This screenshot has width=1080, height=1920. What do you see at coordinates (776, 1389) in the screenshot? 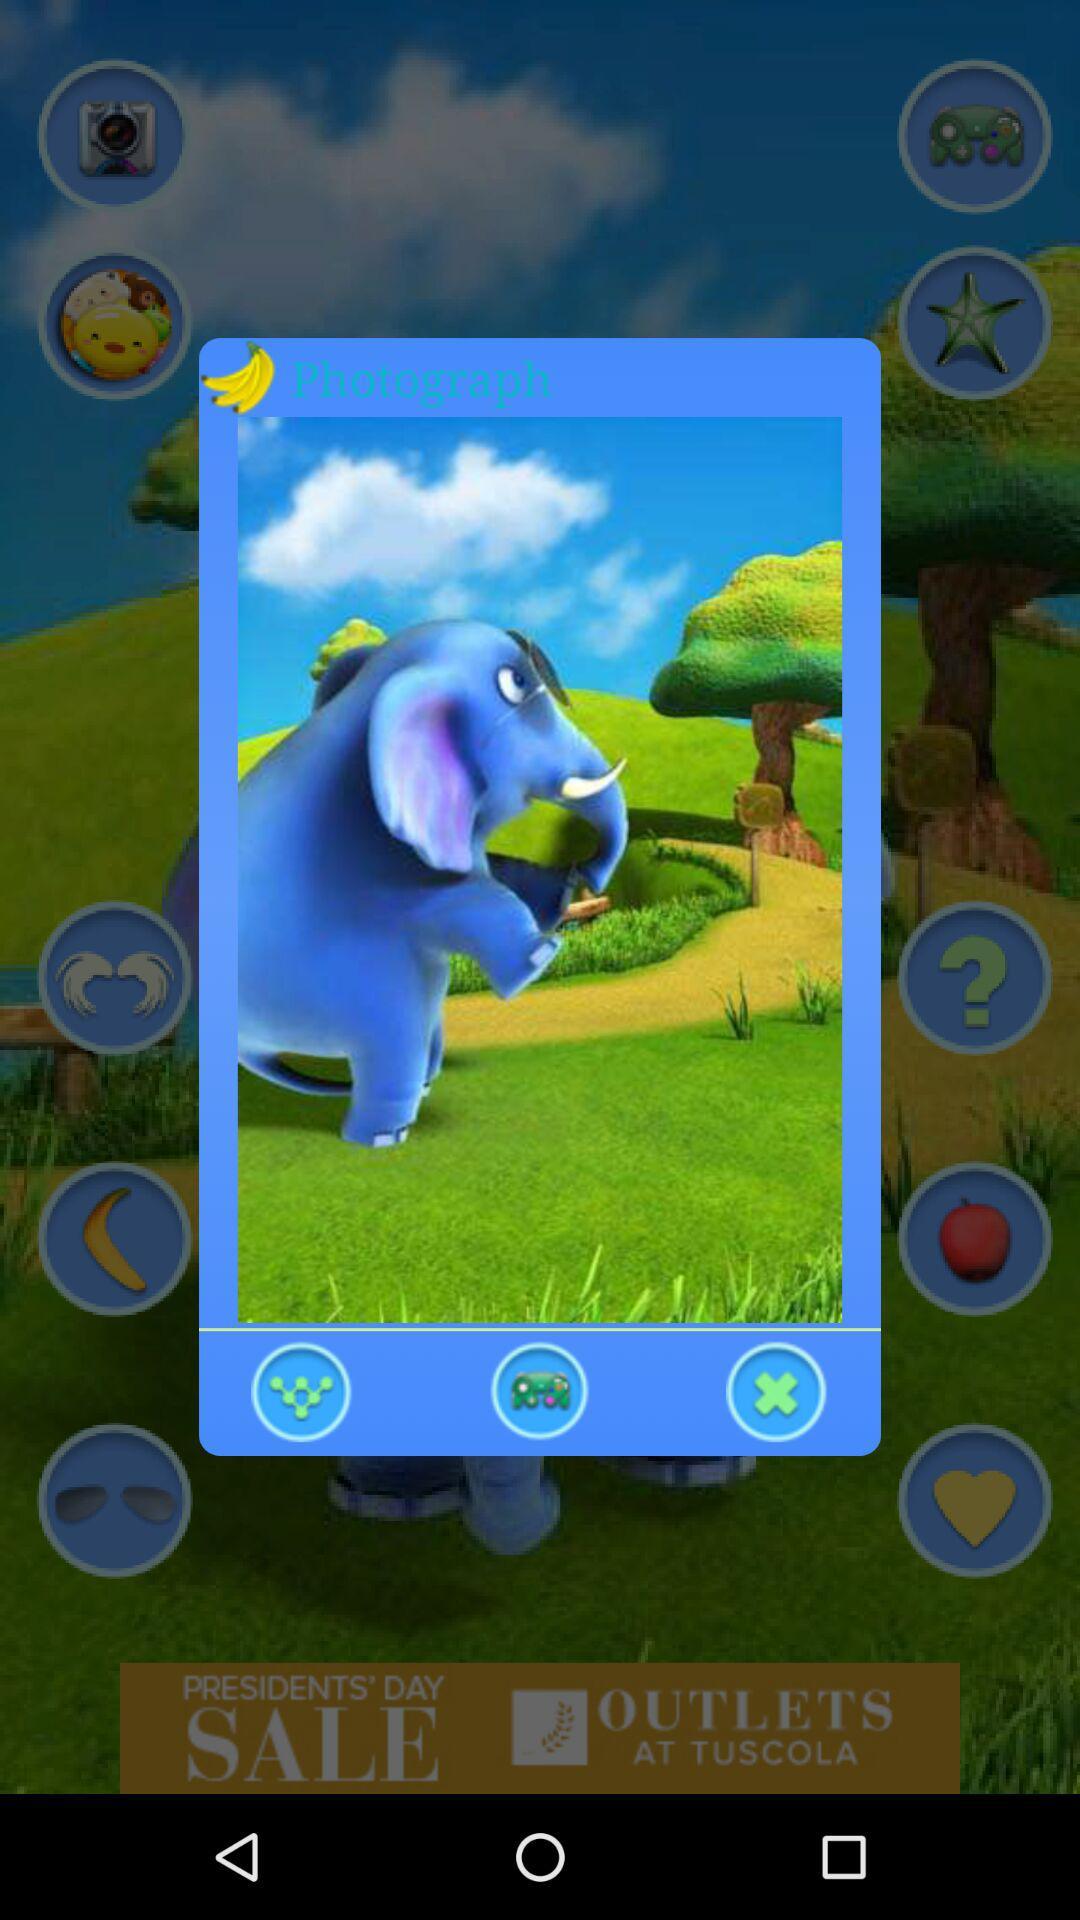
I see `exit out` at bounding box center [776, 1389].